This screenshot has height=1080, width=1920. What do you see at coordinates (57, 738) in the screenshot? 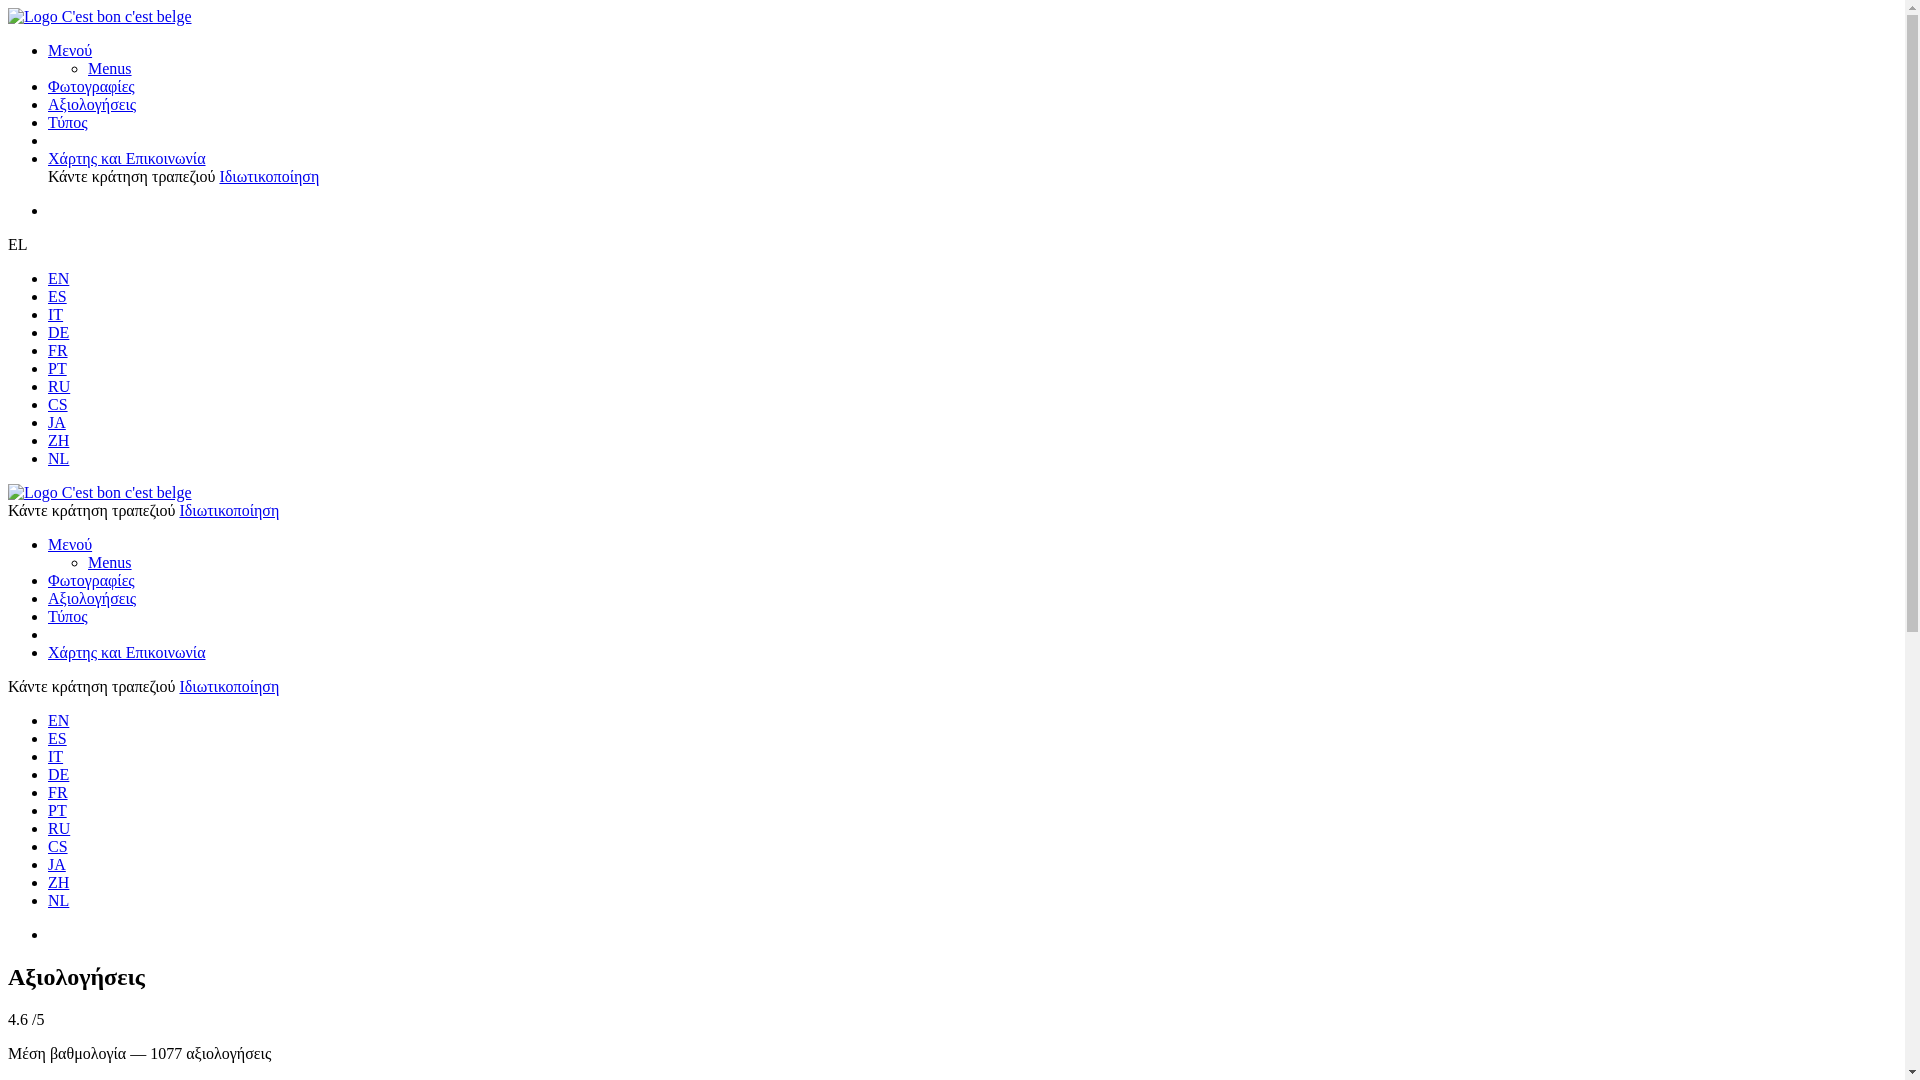
I see `'ES'` at bounding box center [57, 738].